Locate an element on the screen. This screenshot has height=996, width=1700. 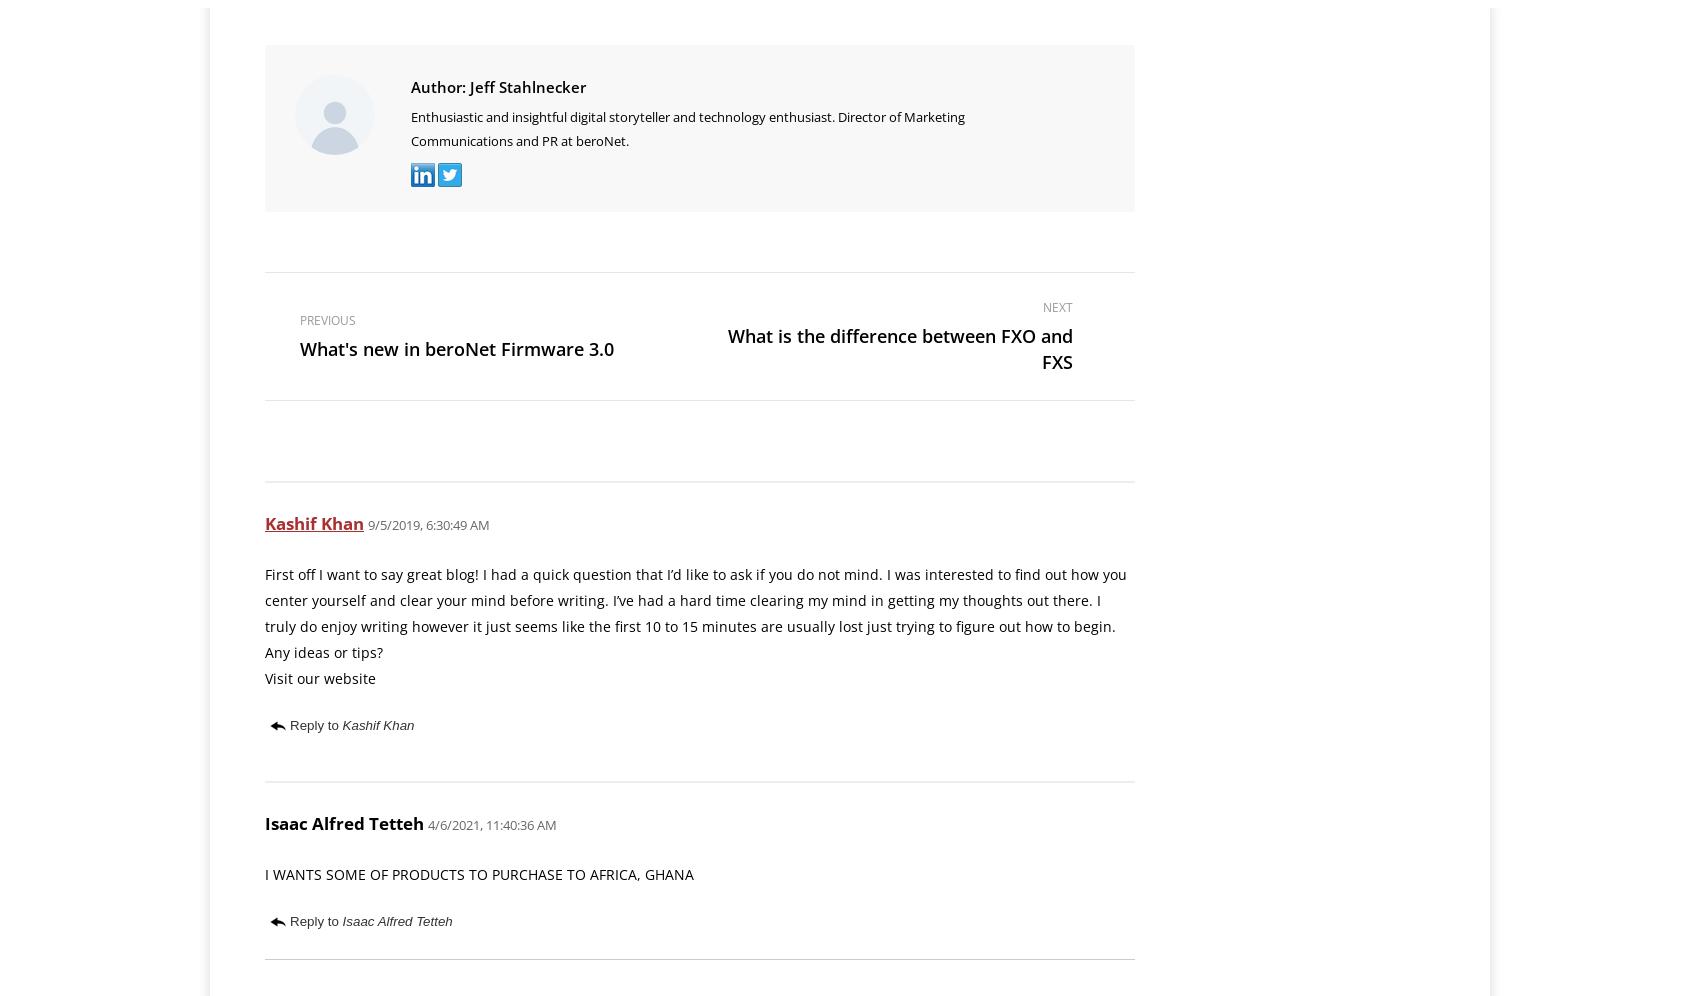
'First off I want to say great blog! I had a quick question that I’d like to ask if you do not mind. I was interested to find out how you center yourself and clear your mind before writing. I’ve had a hard time clearing my mind in getting my thoughts out there. I truly do enjoy writing however it just seems like the first 10 to 15 minutes are usually lost just trying to figure out how to begin. Any ideas or tips?' is located at coordinates (695, 613).